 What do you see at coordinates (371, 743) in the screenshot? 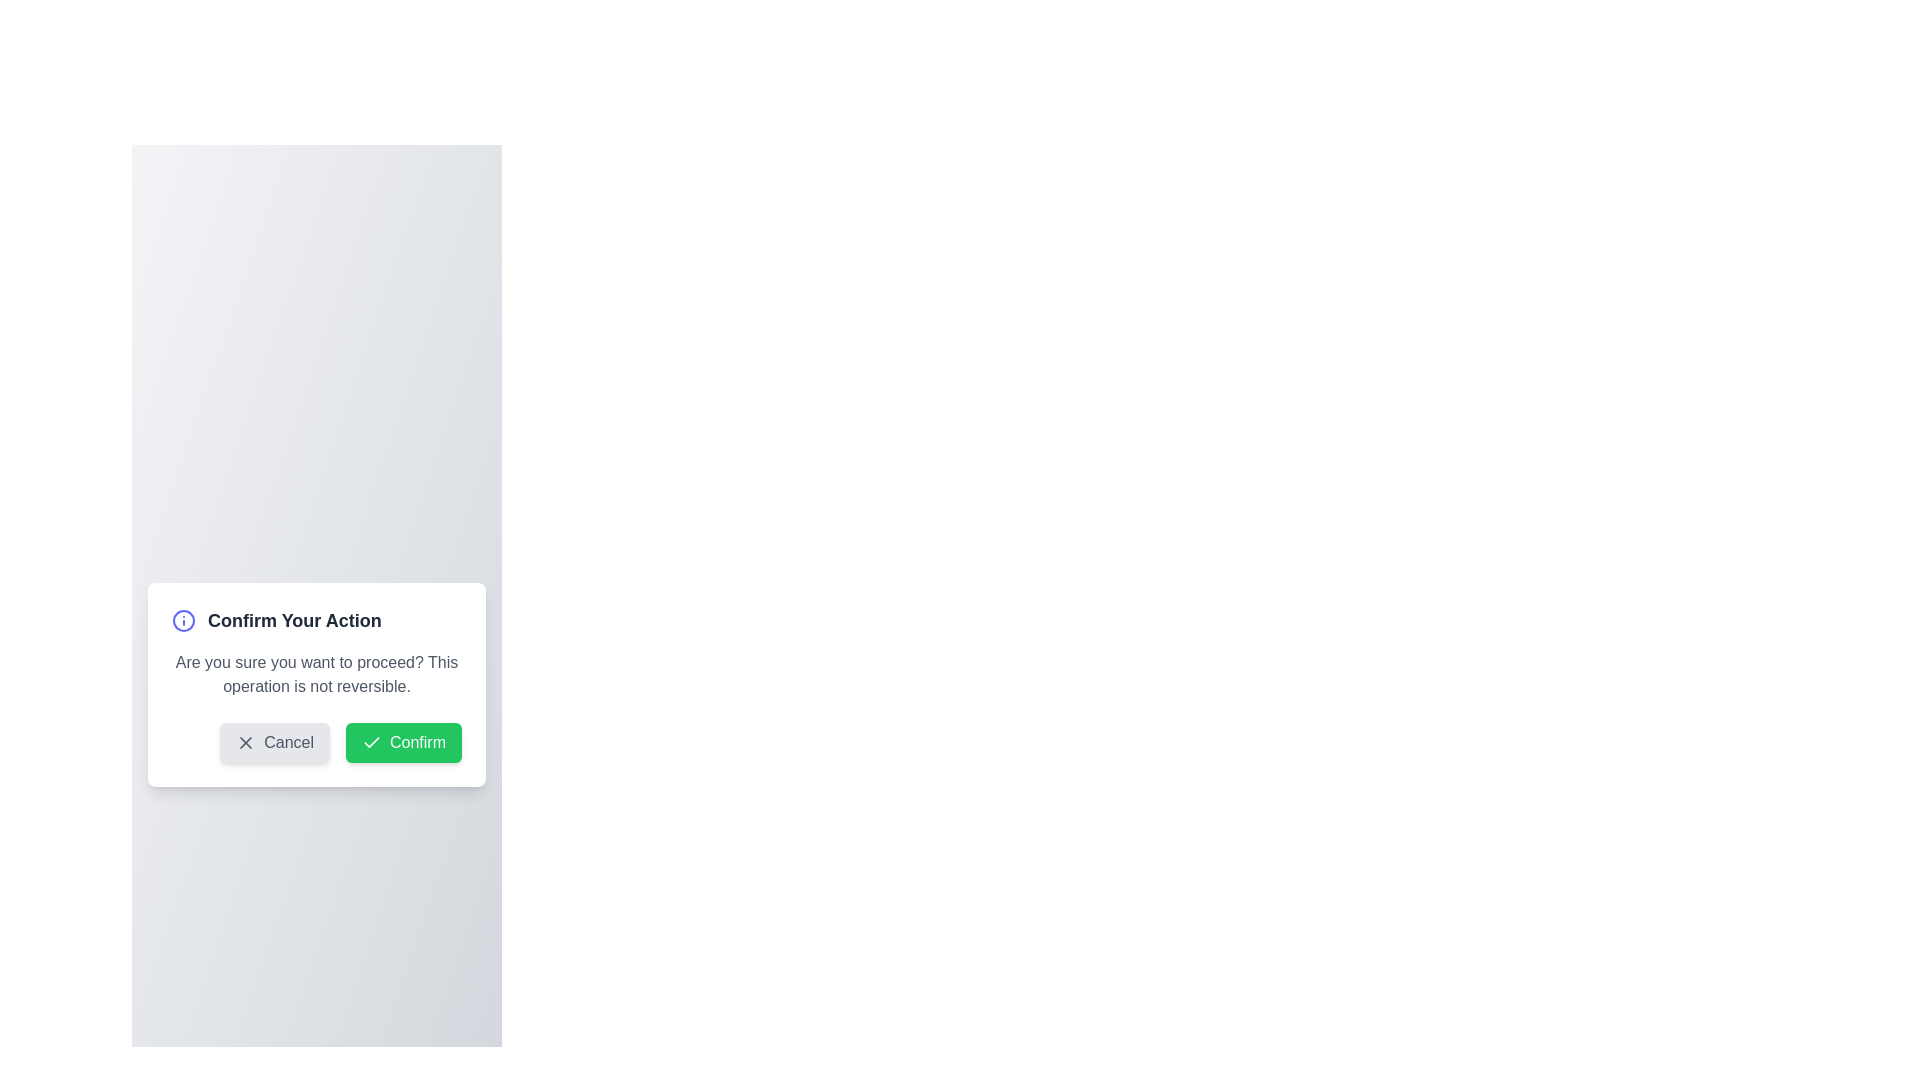
I see `the small white checkmark icon located inside the green 'Confirm' button at the bottom-right section of the confirmation dialog to confirm` at bounding box center [371, 743].